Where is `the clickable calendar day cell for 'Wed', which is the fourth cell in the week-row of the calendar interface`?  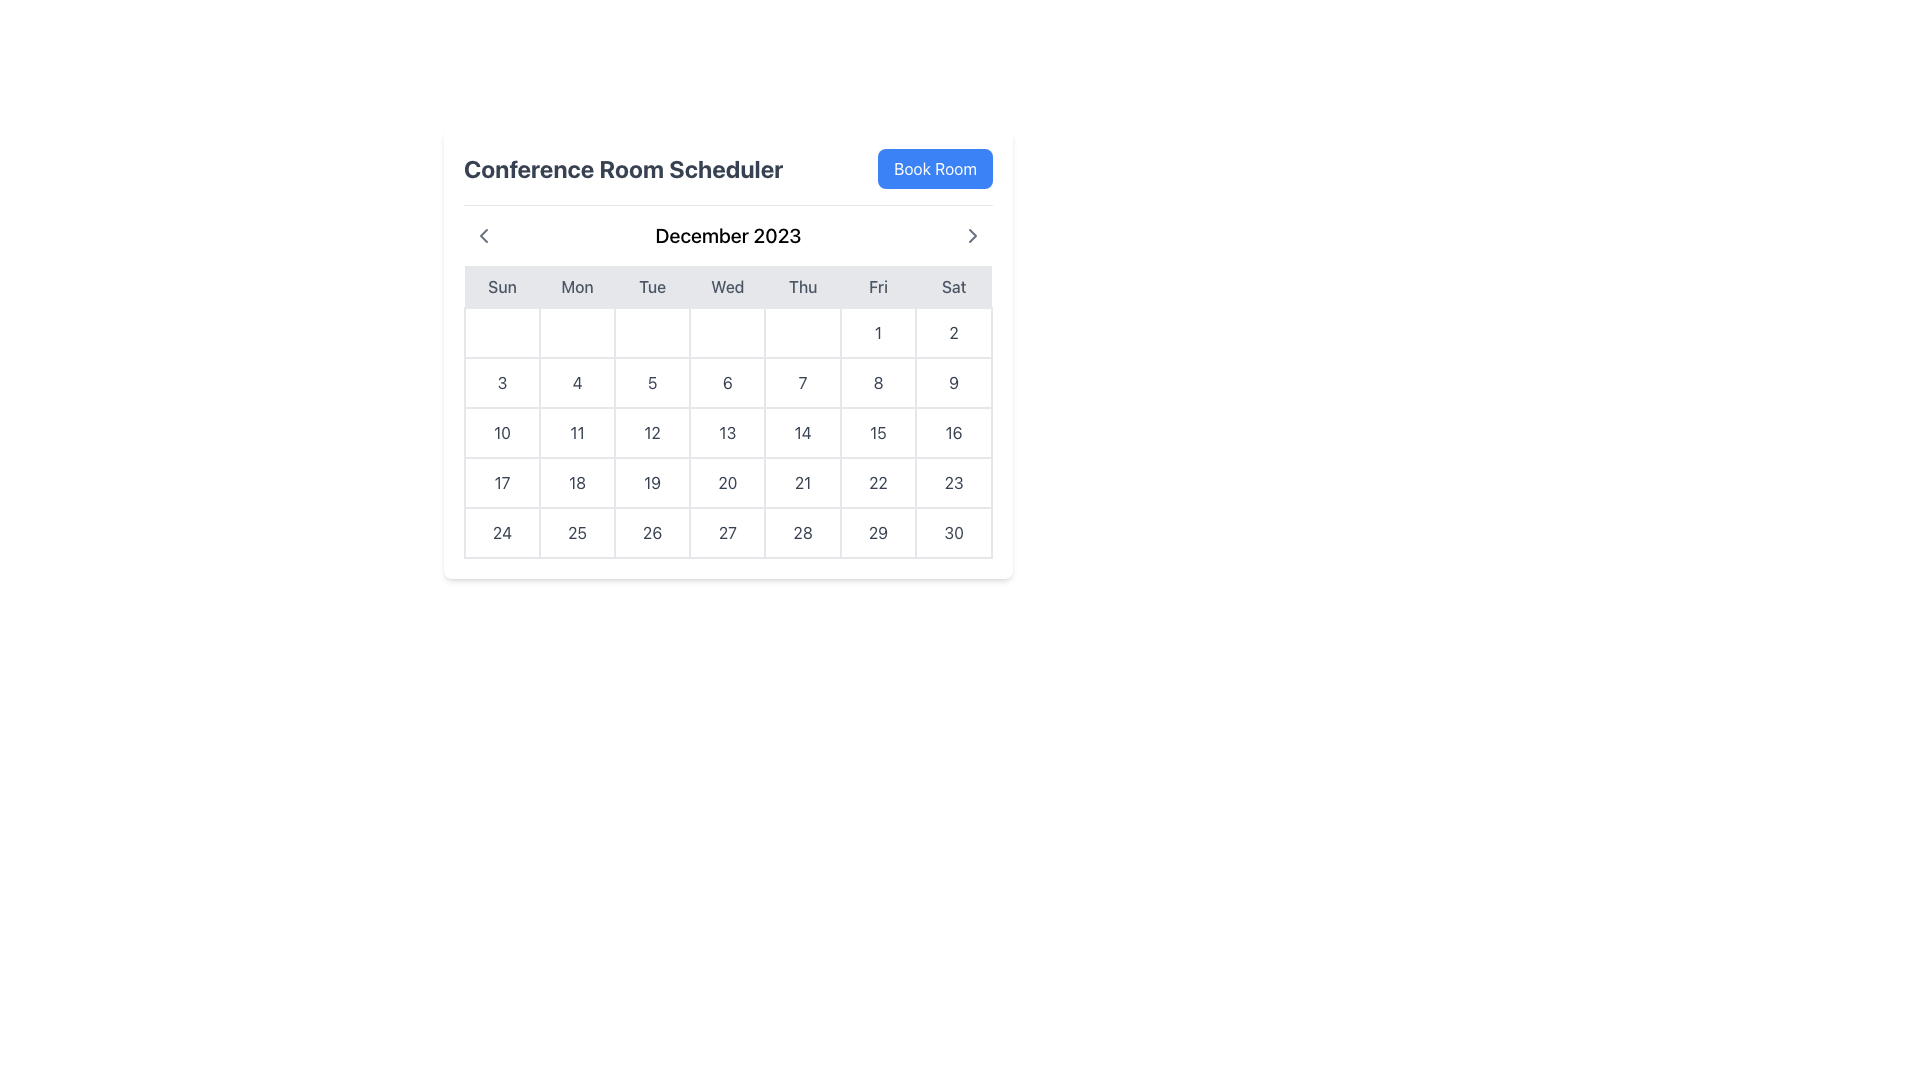
the clickable calendar day cell for 'Wed', which is the fourth cell in the week-row of the calendar interface is located at coordinates (726, 331).